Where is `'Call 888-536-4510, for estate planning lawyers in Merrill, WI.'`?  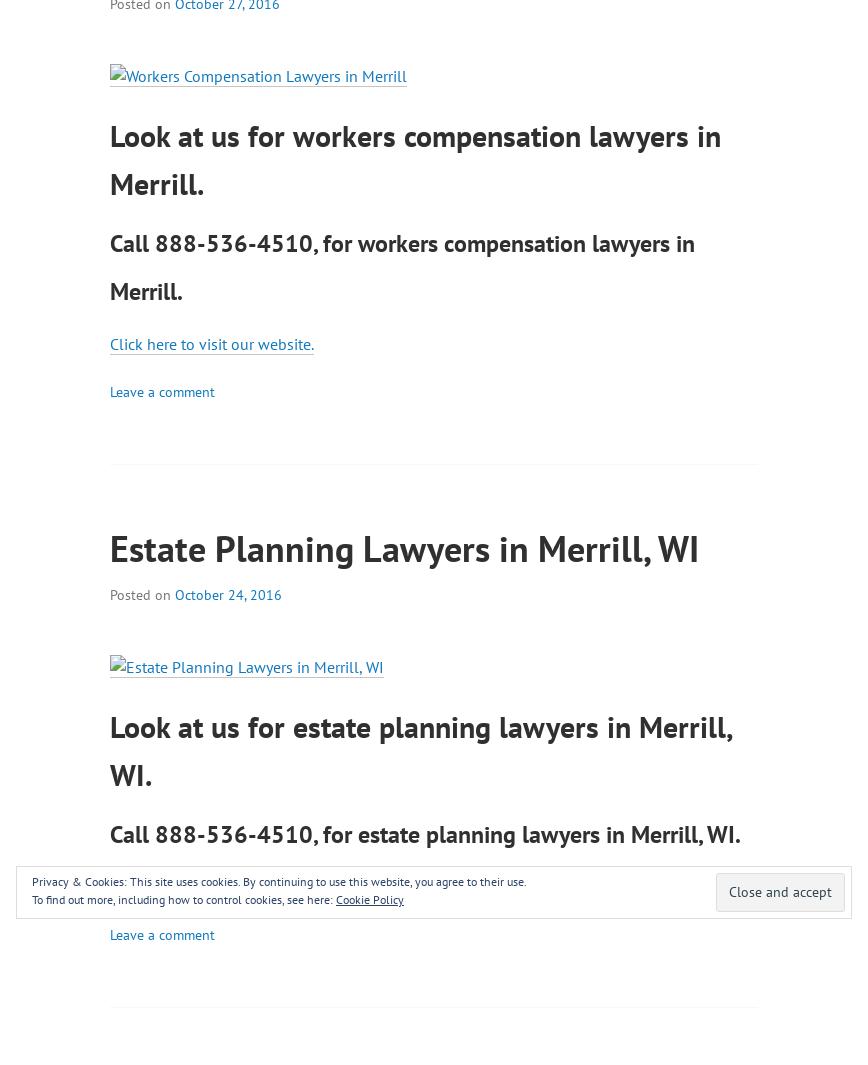
'Call 888-536-4510, for estate planning lawyers in Merrill, WI.' is located at coordinates (425, 833).